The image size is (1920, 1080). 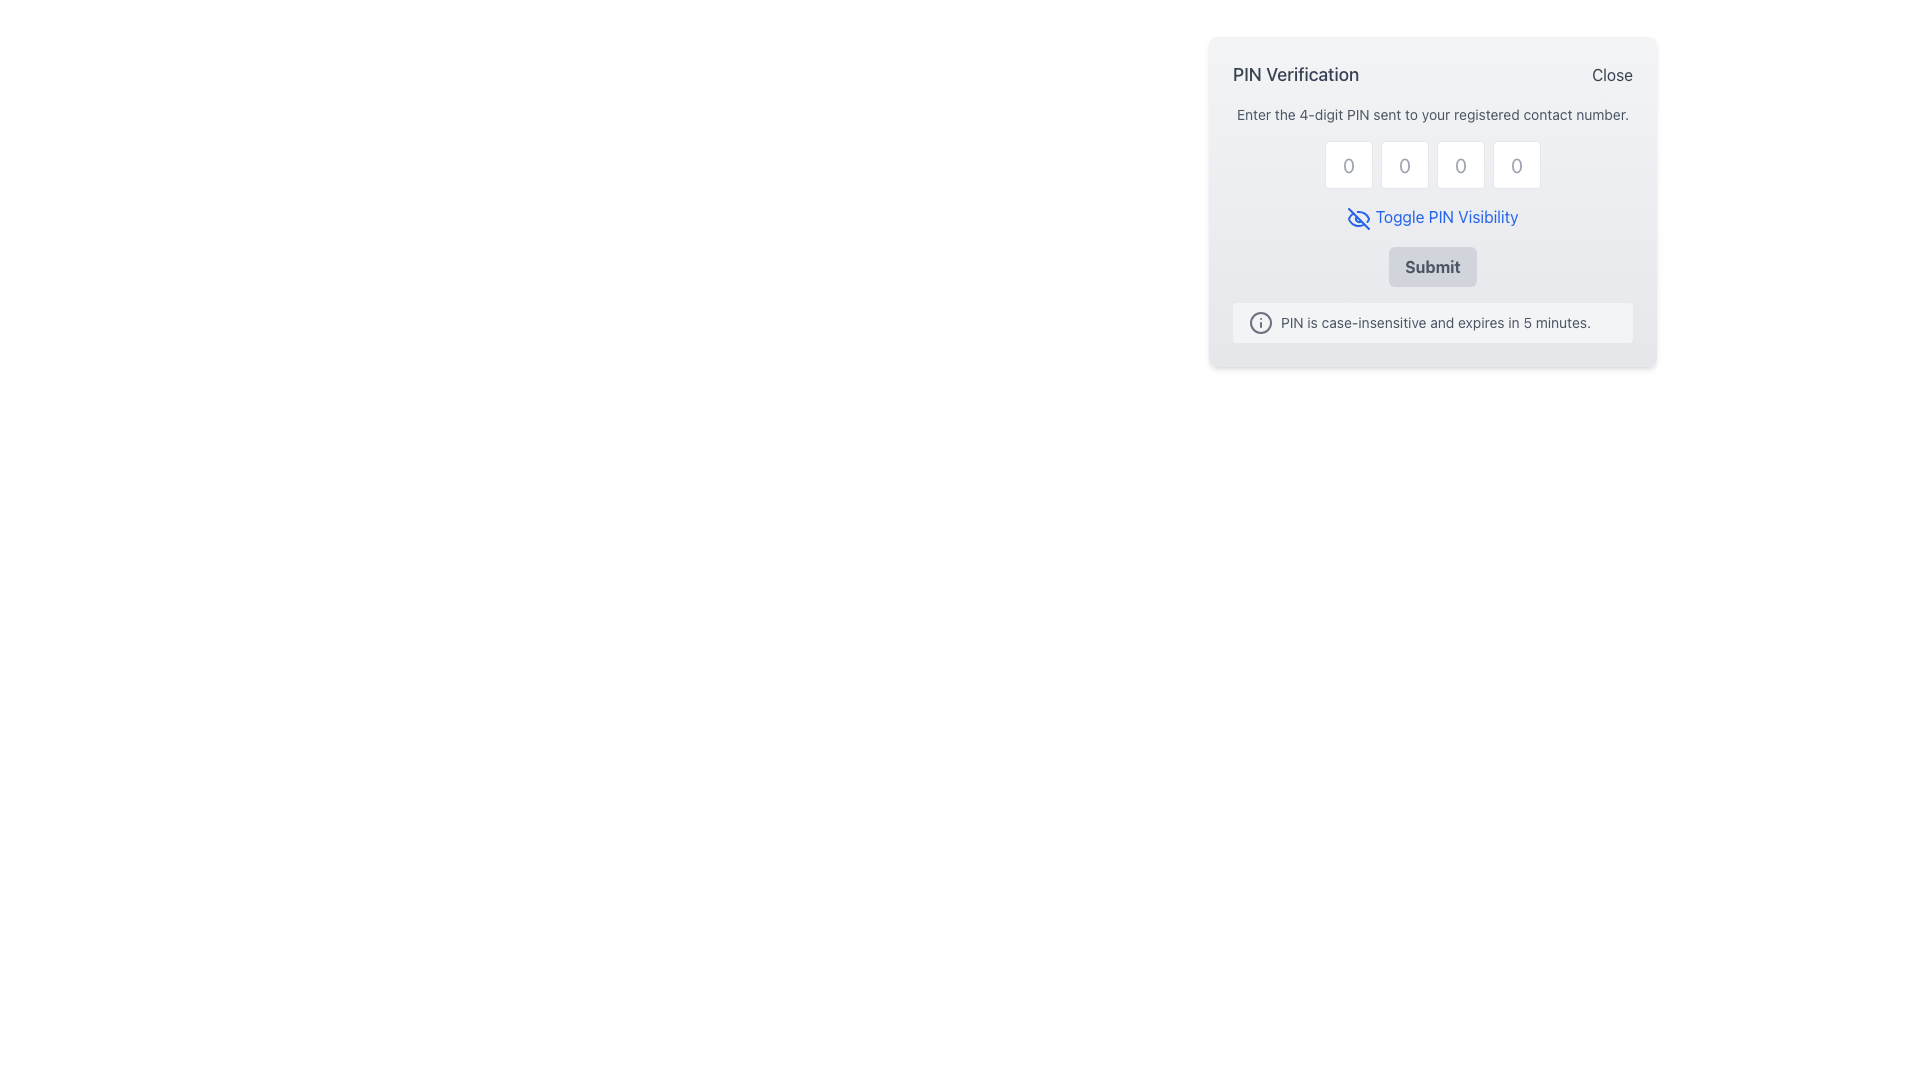 What do you see at coordinates (1404, 164) in the screenshot?
I see `the second text input field of the 4-digit PIN input mechanism to focus on it` at bounding box center [1404, 164].